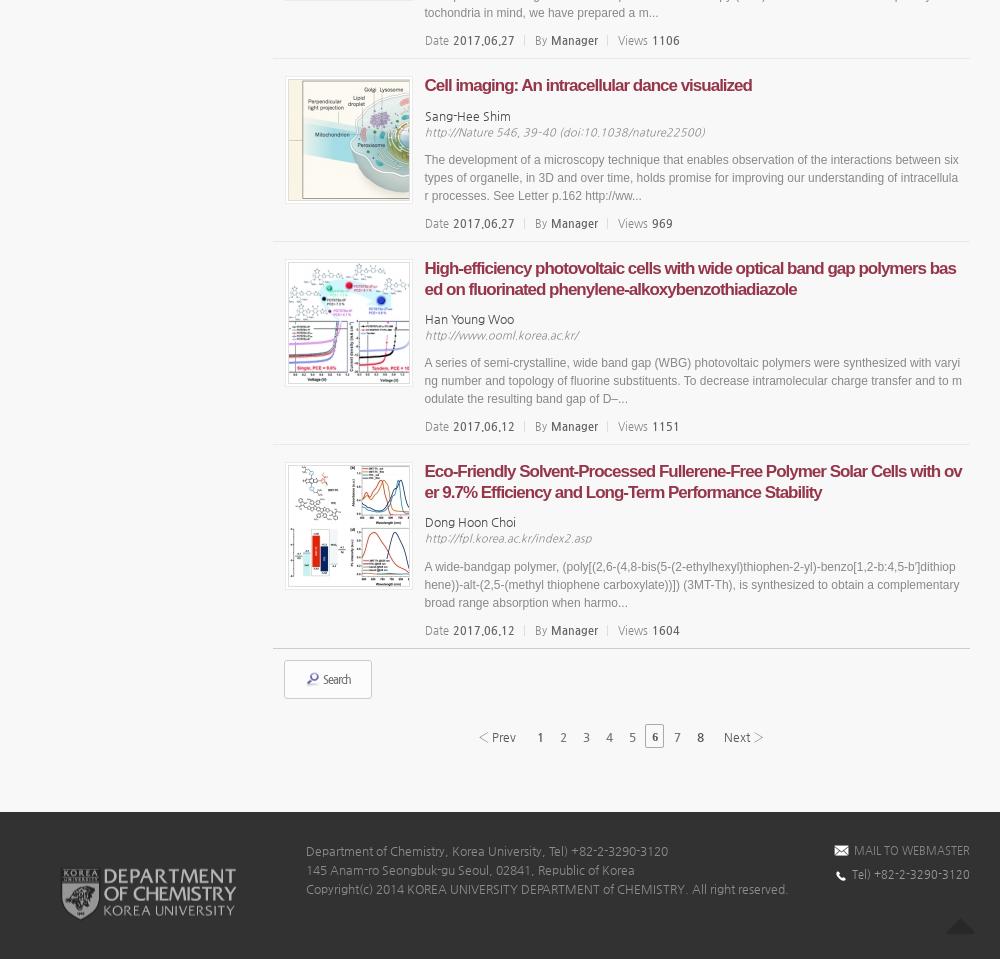  Describe the element at coordinates (468, 521) in the screenshot. I see `'Dong Hoon Choi'` at that location.